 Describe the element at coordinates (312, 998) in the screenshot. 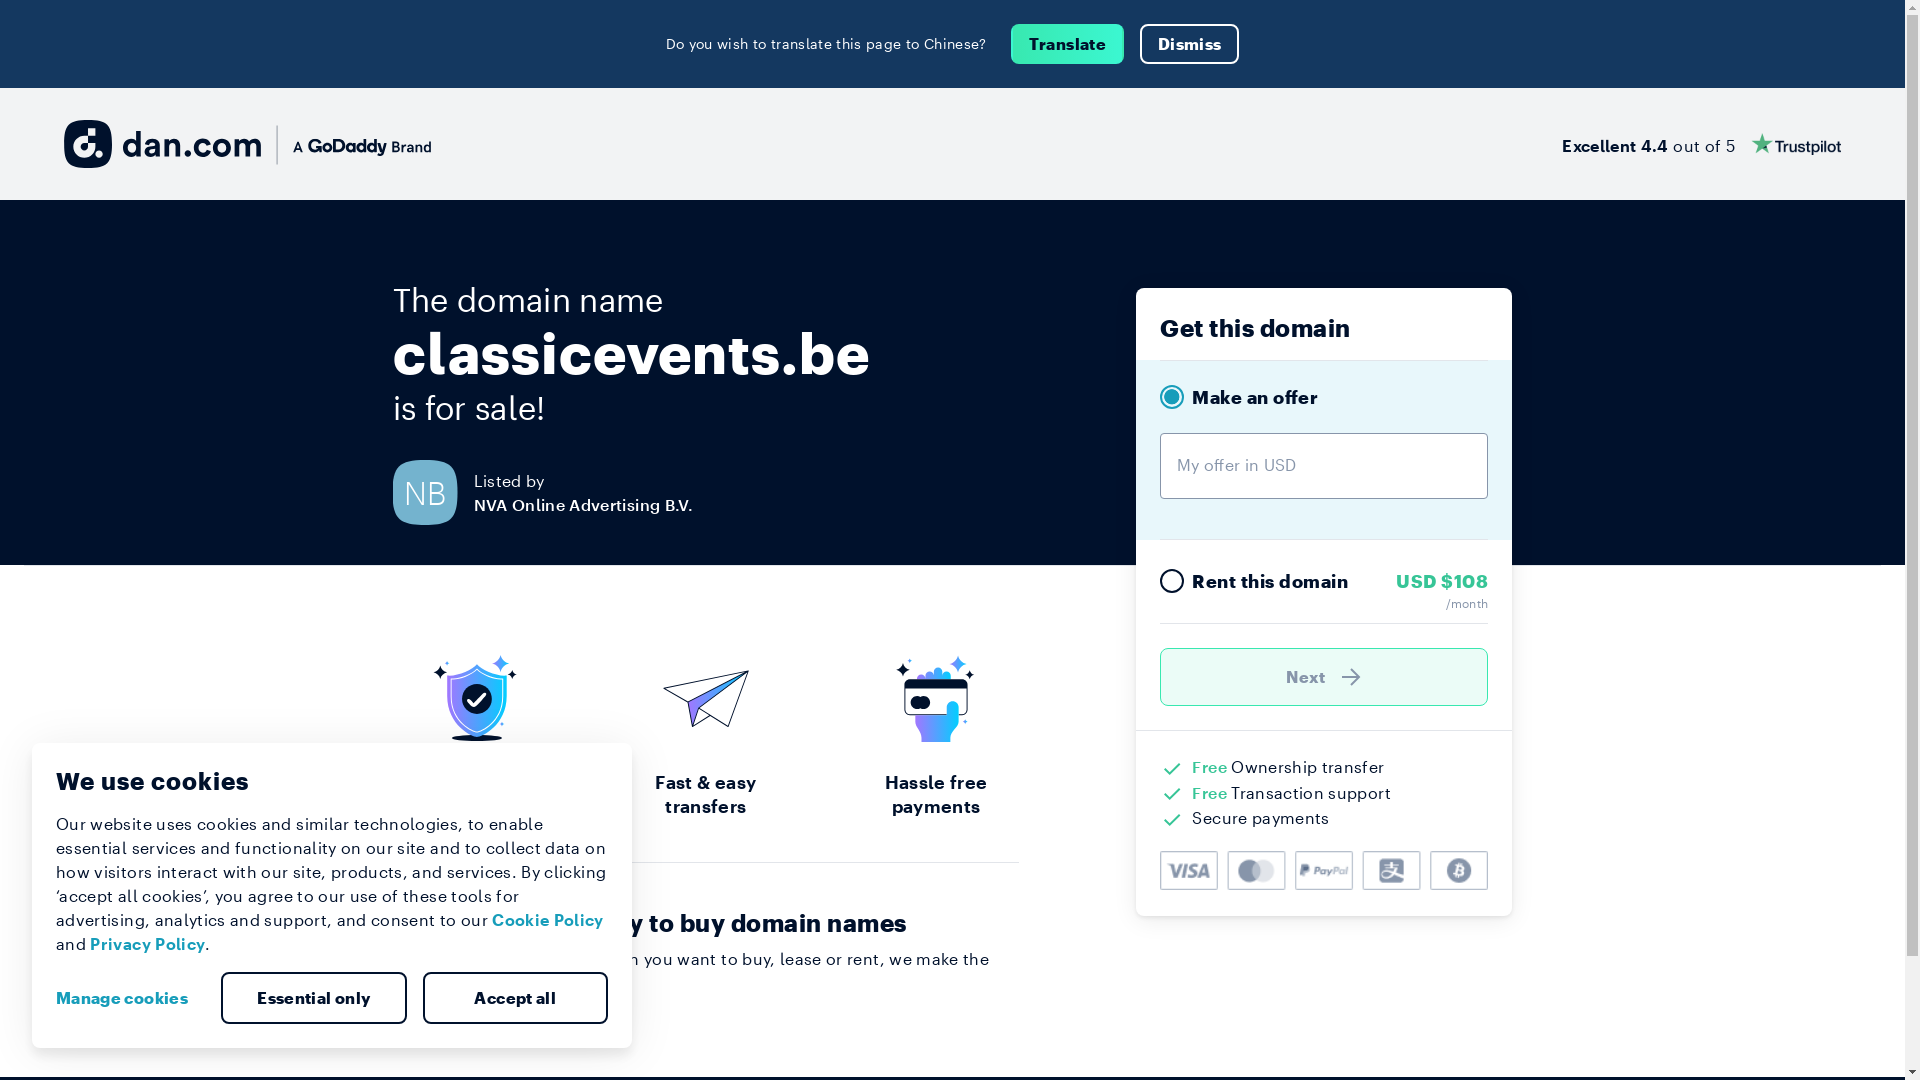

I see `'Essential only'` at that location.